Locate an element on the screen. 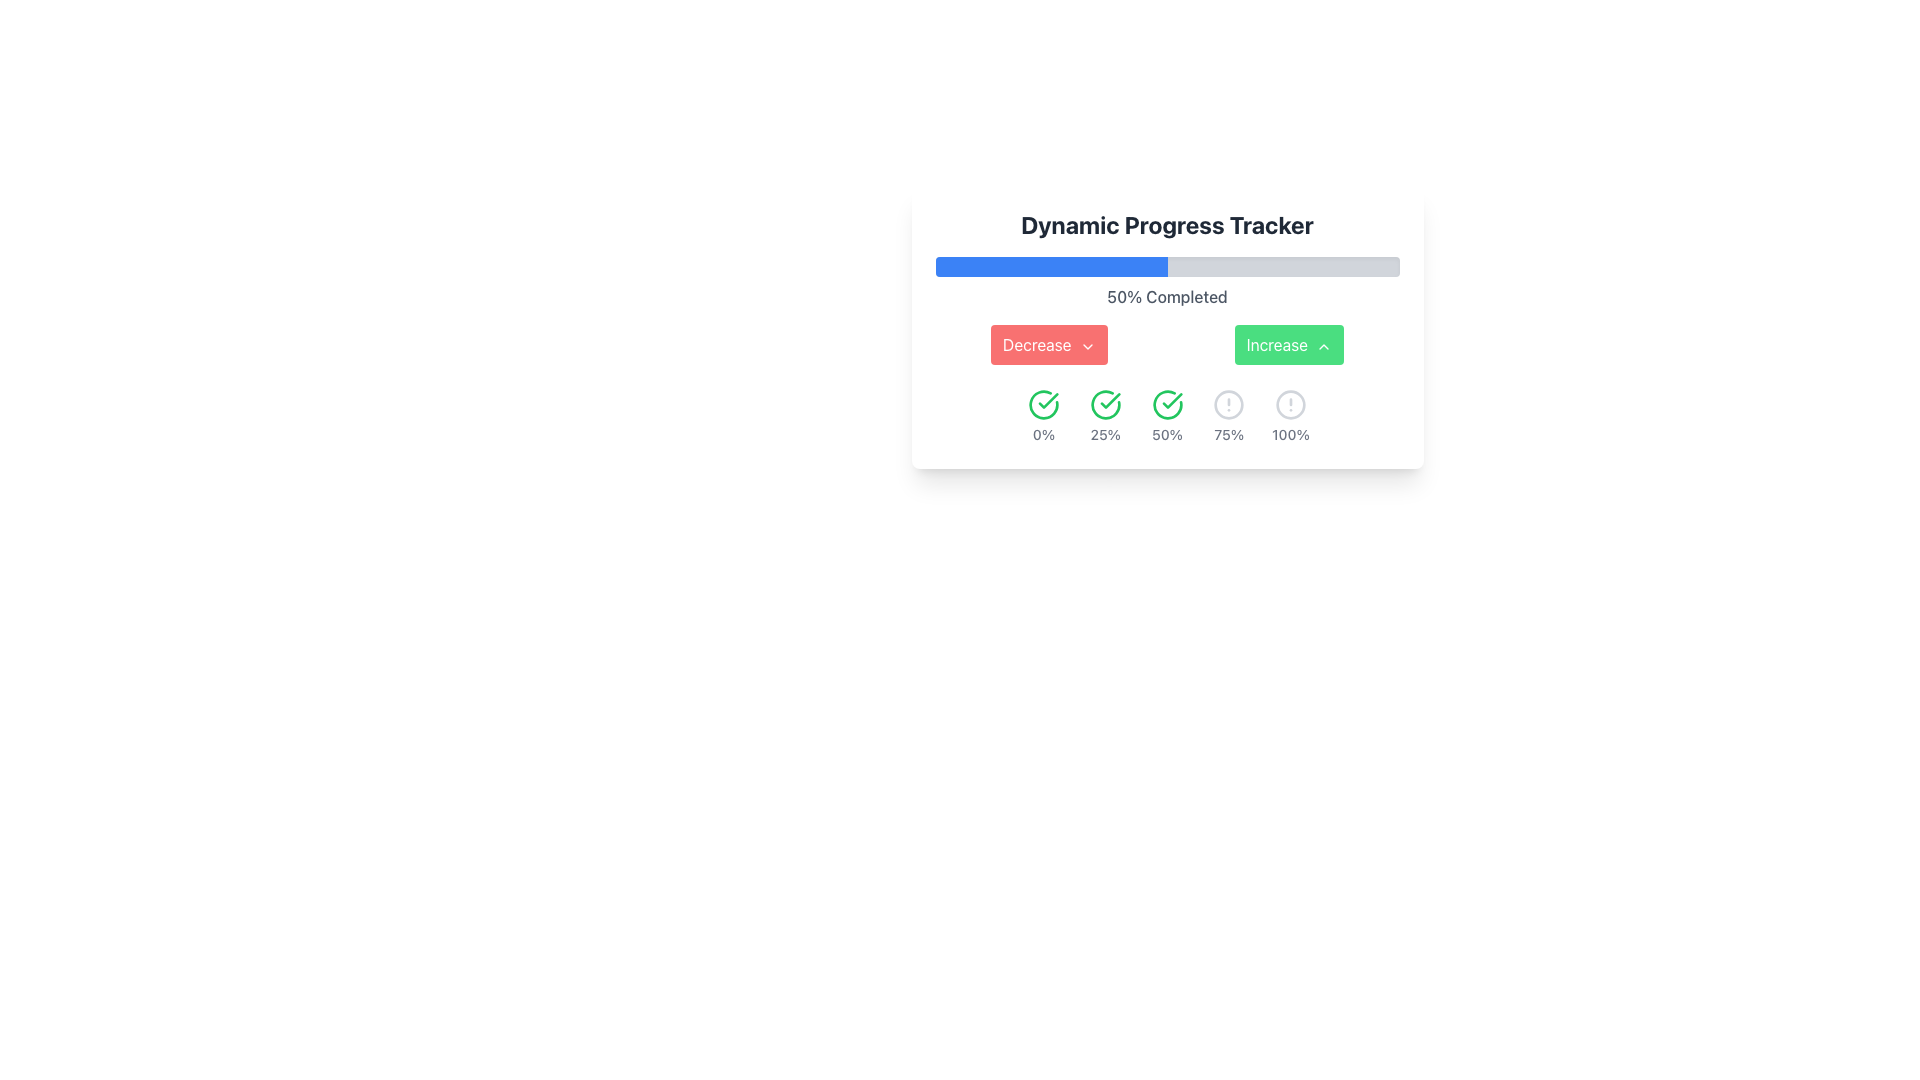 The height and width of the screenshot is (1080, 1920). the 25% progress milestone icon, which is the second icon from the left in the sequence of progress percentage icons is located at coordinates (1104, 405).